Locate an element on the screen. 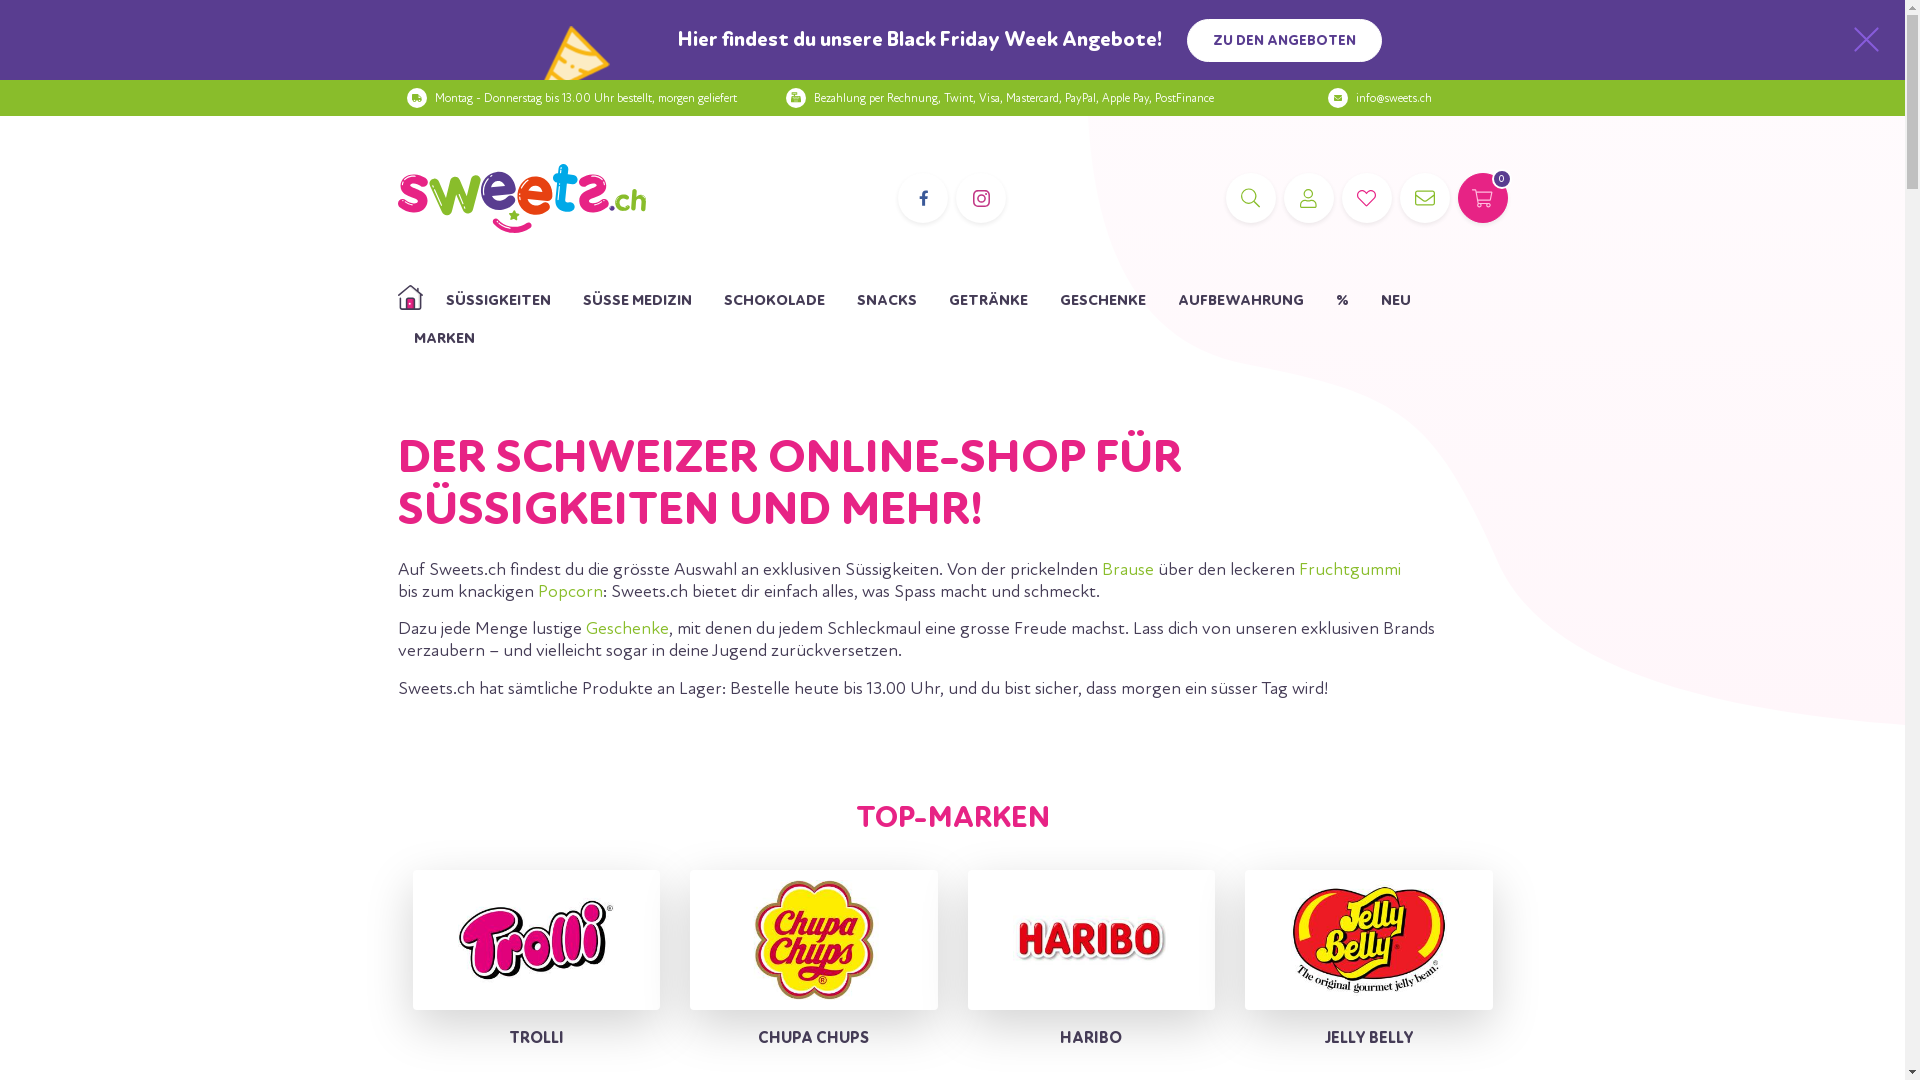 The height and width of the screenshot is (1080, 1920). 'WUNSCHLISTE' is located at coordinates (1366, 197).